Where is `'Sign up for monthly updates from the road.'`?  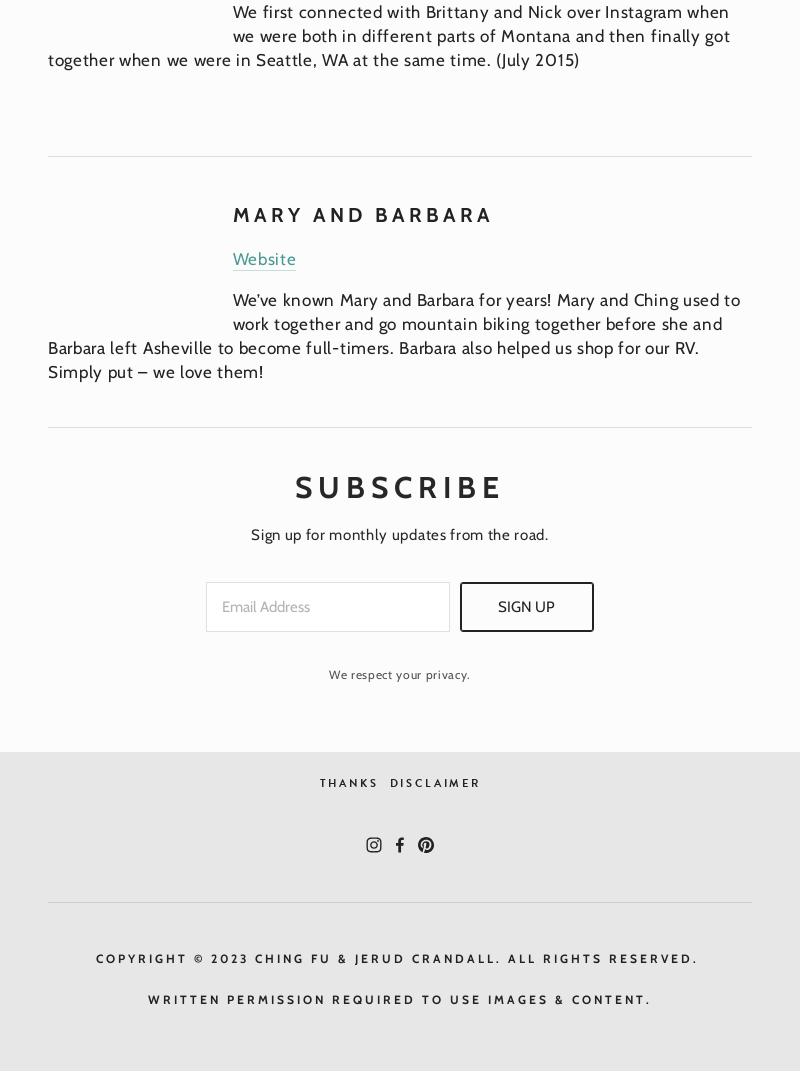 'Sign up for monthly updates from the road.' is located at coordinates (398, 534).